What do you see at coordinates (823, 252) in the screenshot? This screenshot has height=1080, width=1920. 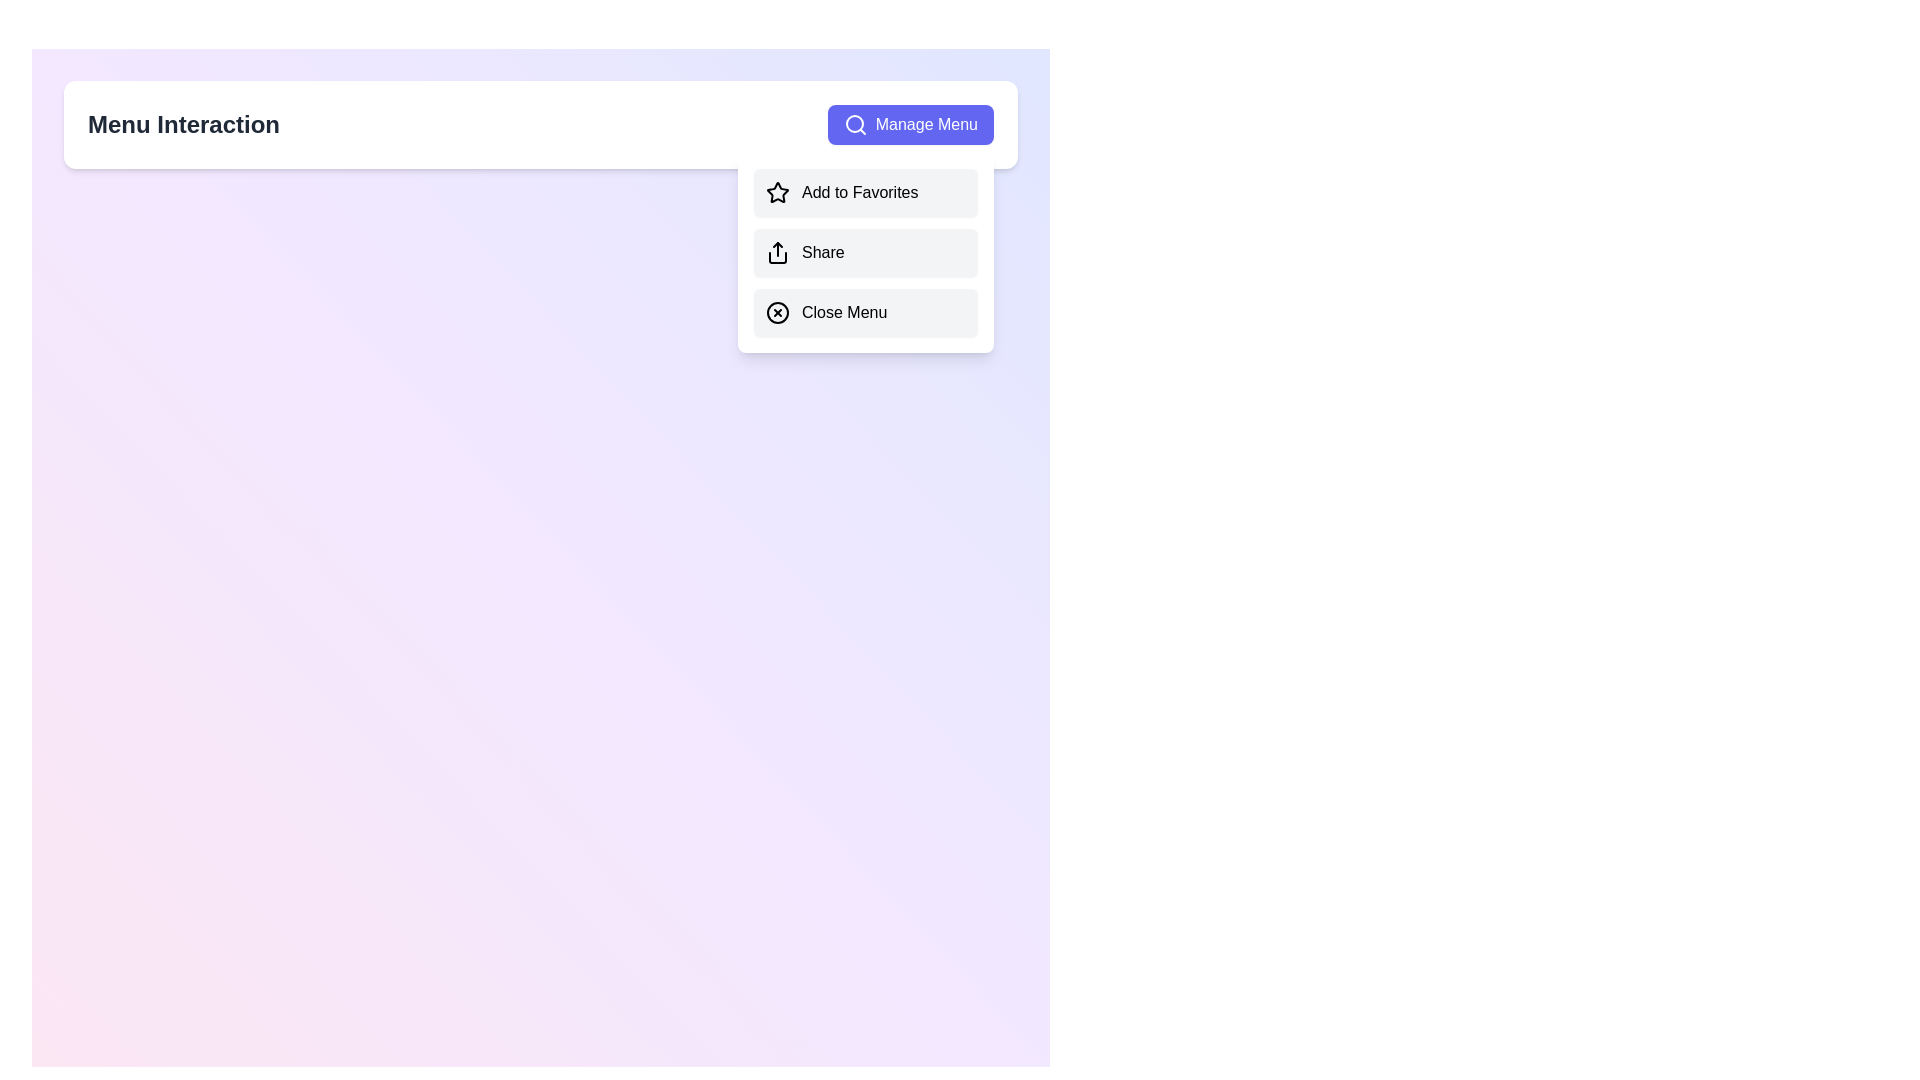 I see `the 'Share' text label, which is the second entry in the vertical menu list and styled in bold black text next to an upward arrow icon` at bounding box center [823, 252].